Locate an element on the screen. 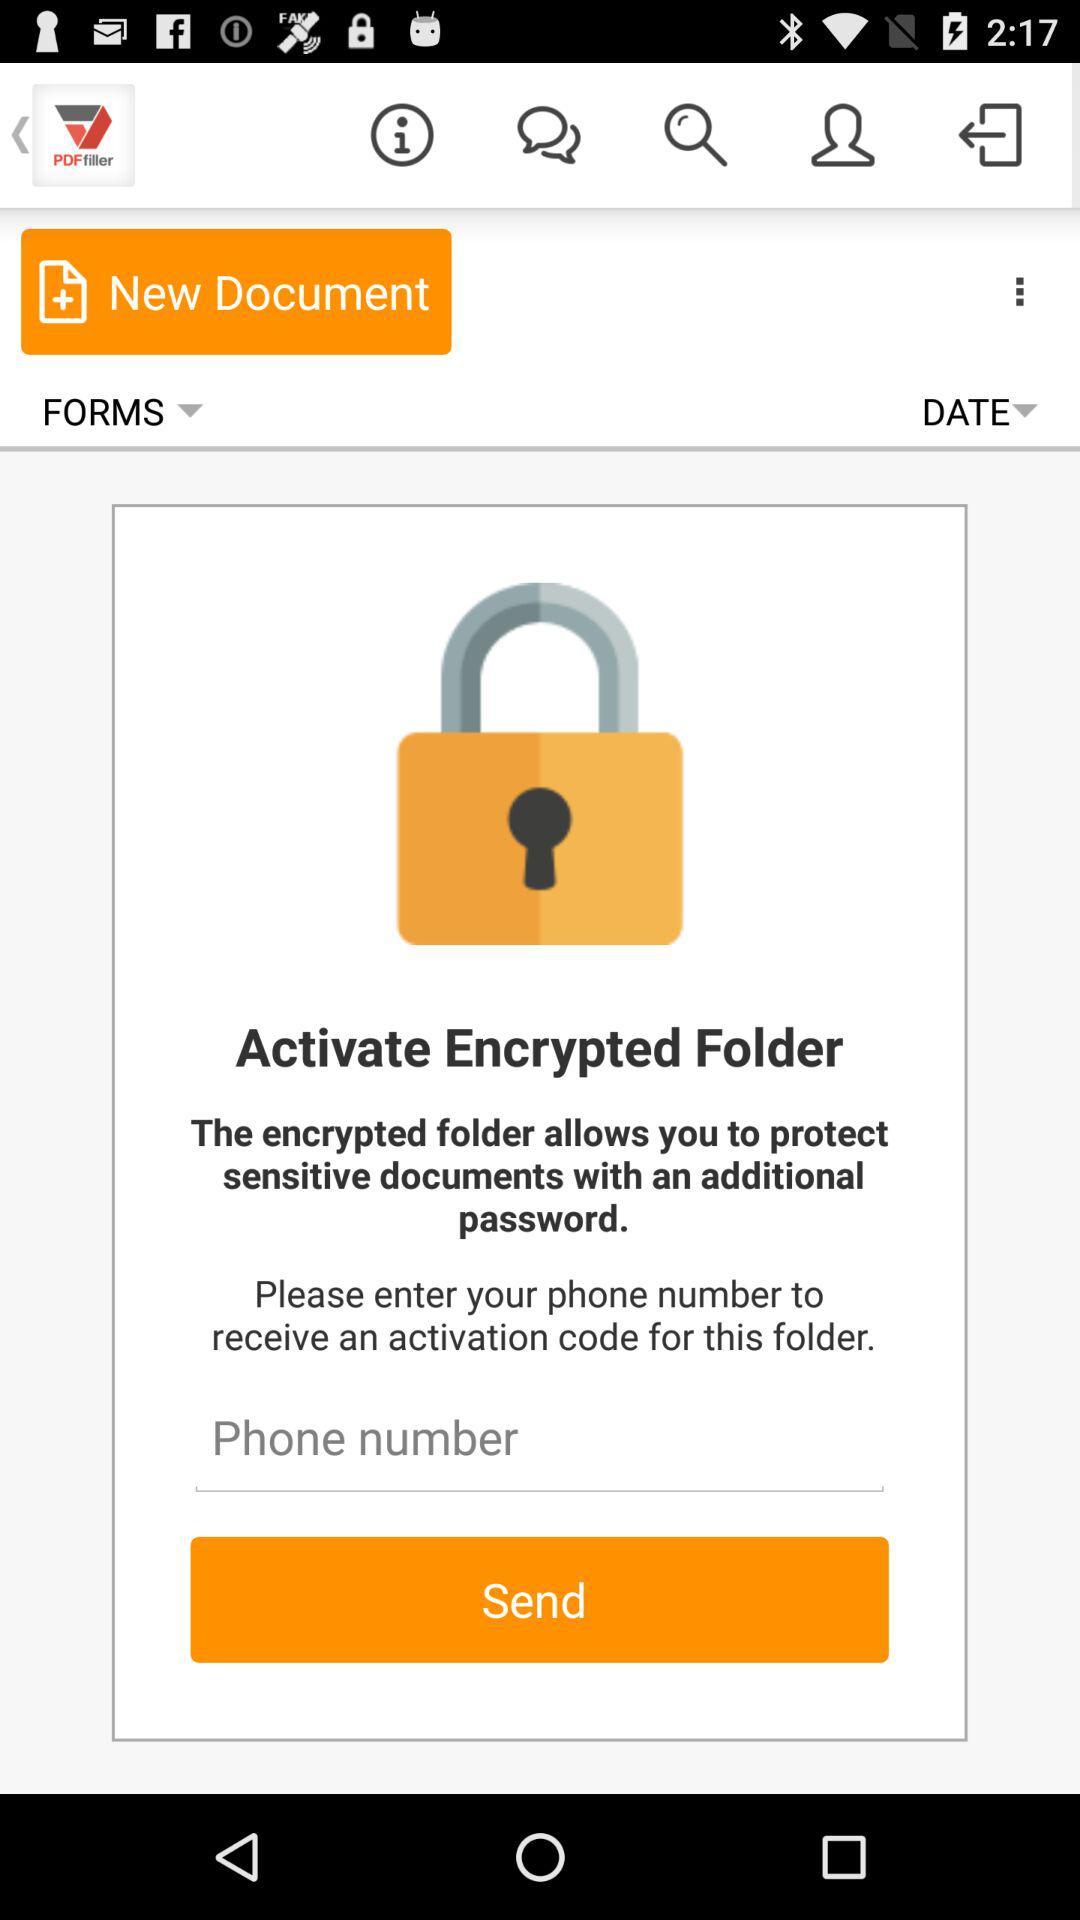  the send button is located at coordinates (538, 1598).